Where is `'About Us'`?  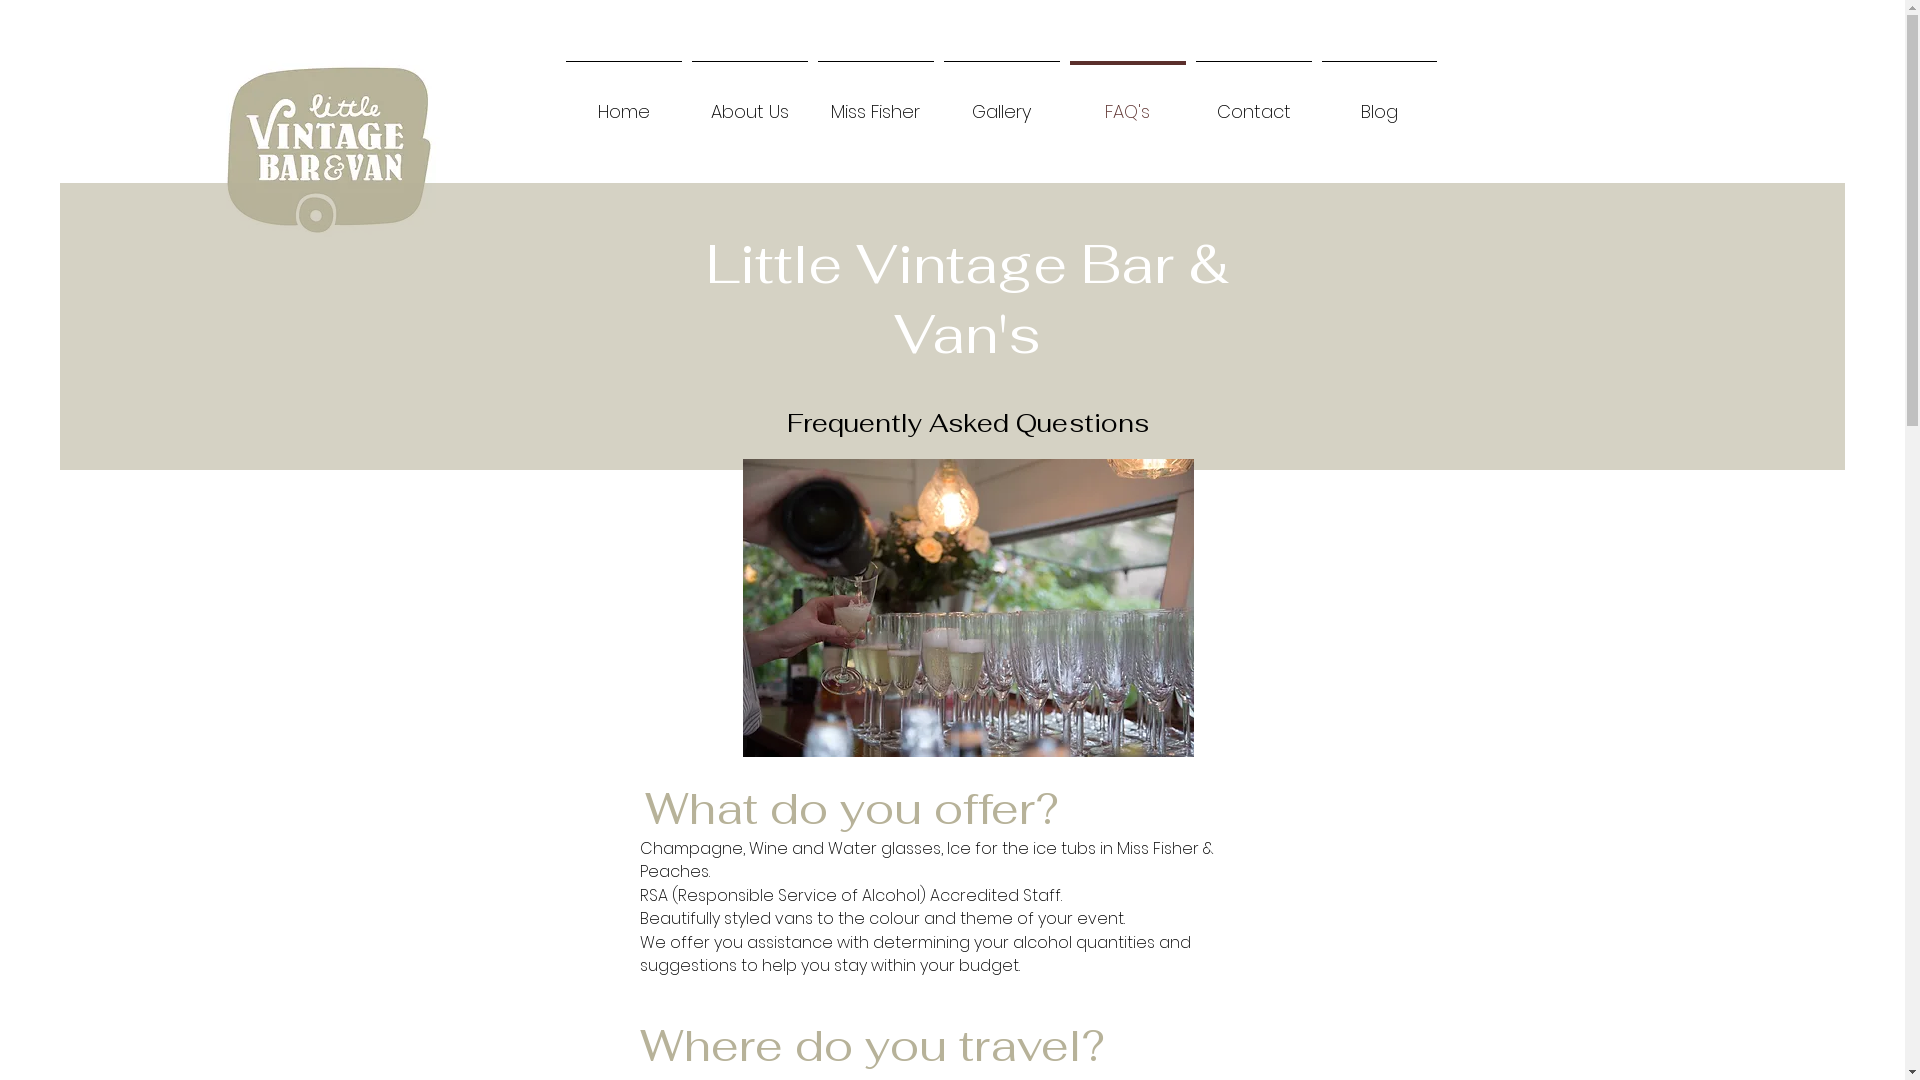 'About Us' is located at coordinates (747, 102).